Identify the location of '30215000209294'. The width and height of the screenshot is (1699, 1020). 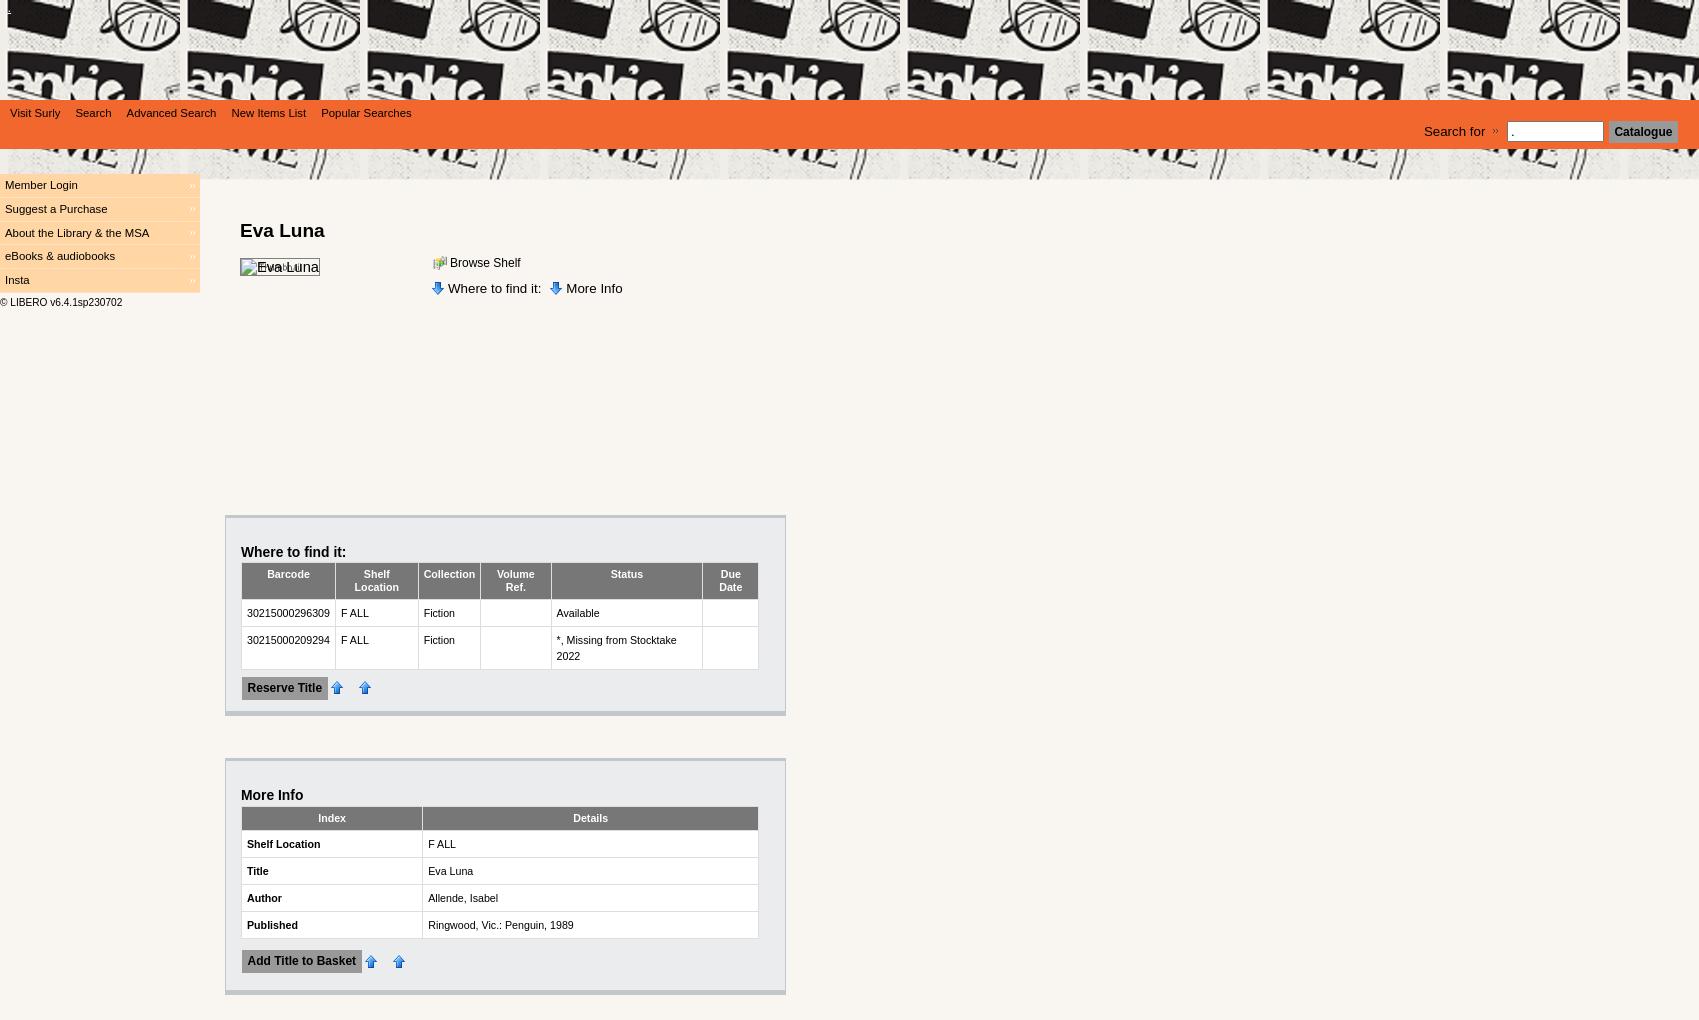
(286, 639).